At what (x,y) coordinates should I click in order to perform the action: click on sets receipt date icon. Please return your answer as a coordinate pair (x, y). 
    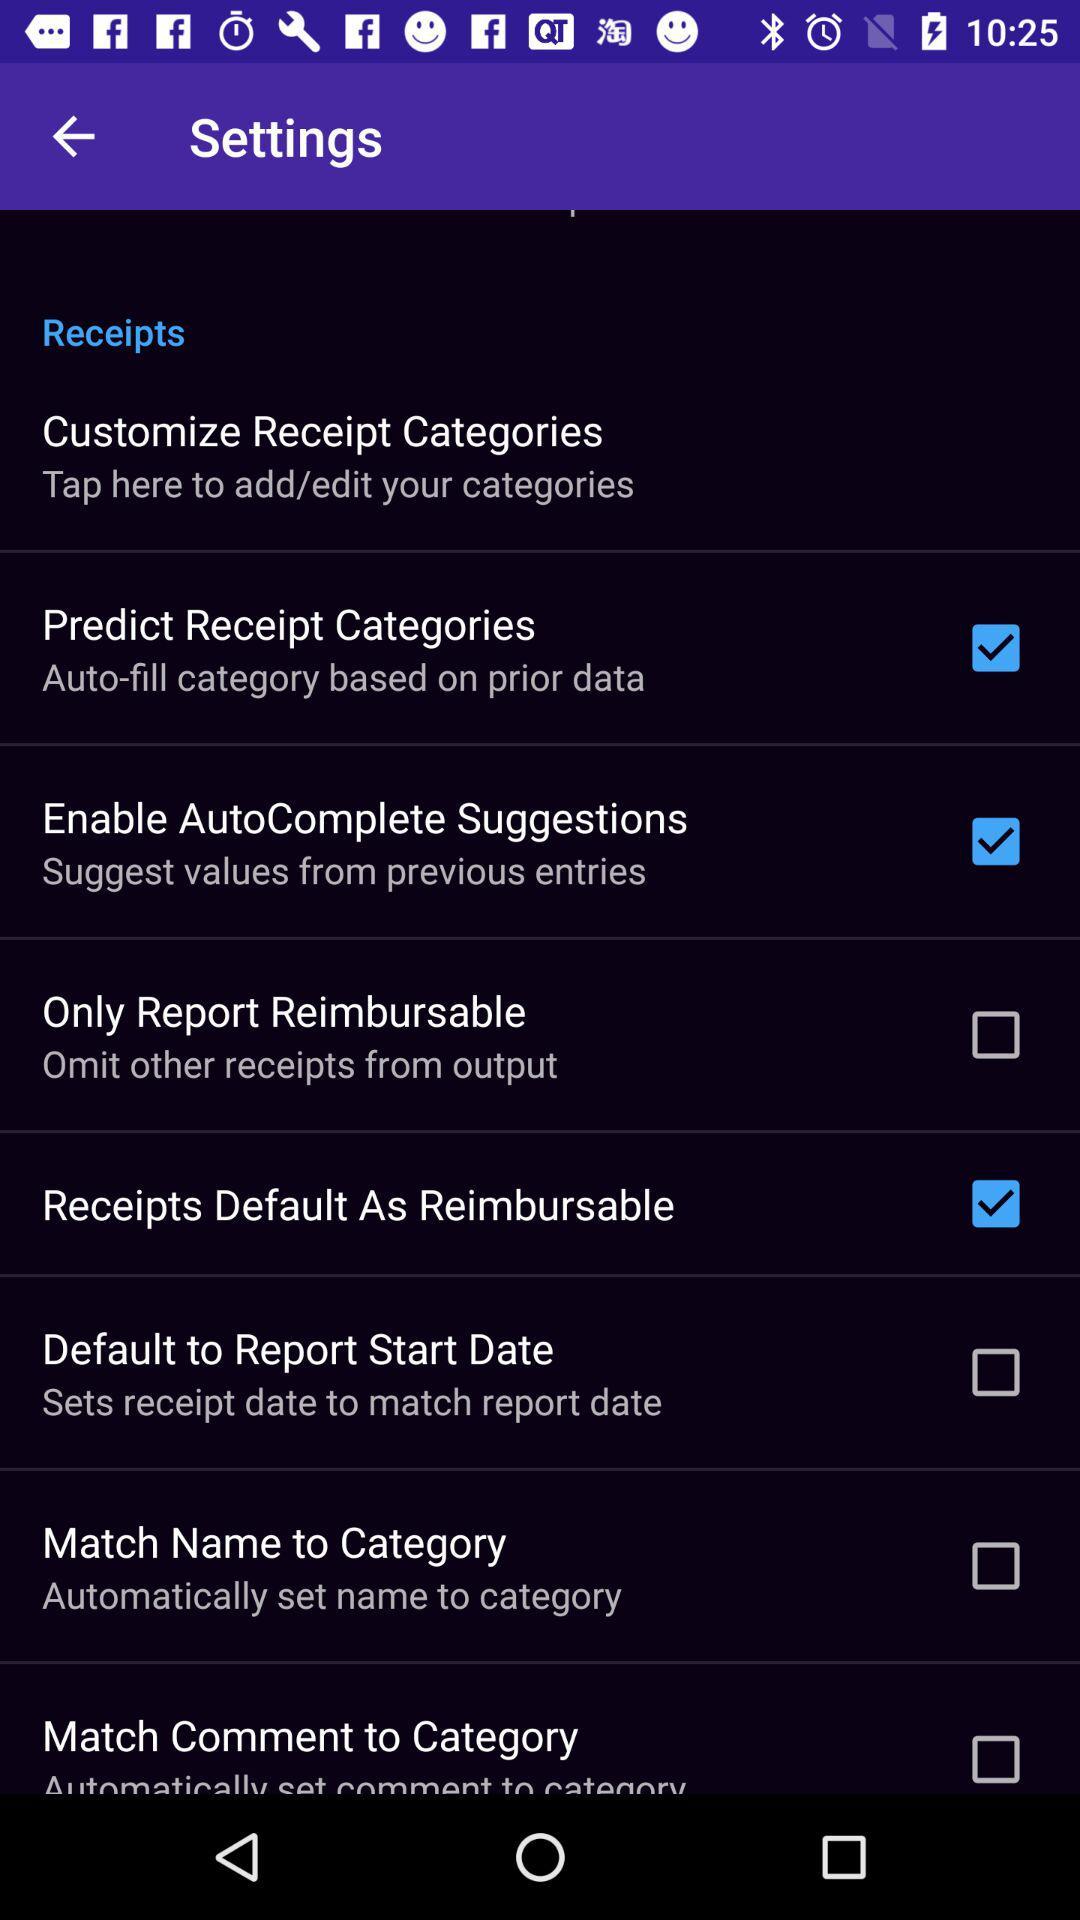
    Looking at the image, I should click on (351, 1400).